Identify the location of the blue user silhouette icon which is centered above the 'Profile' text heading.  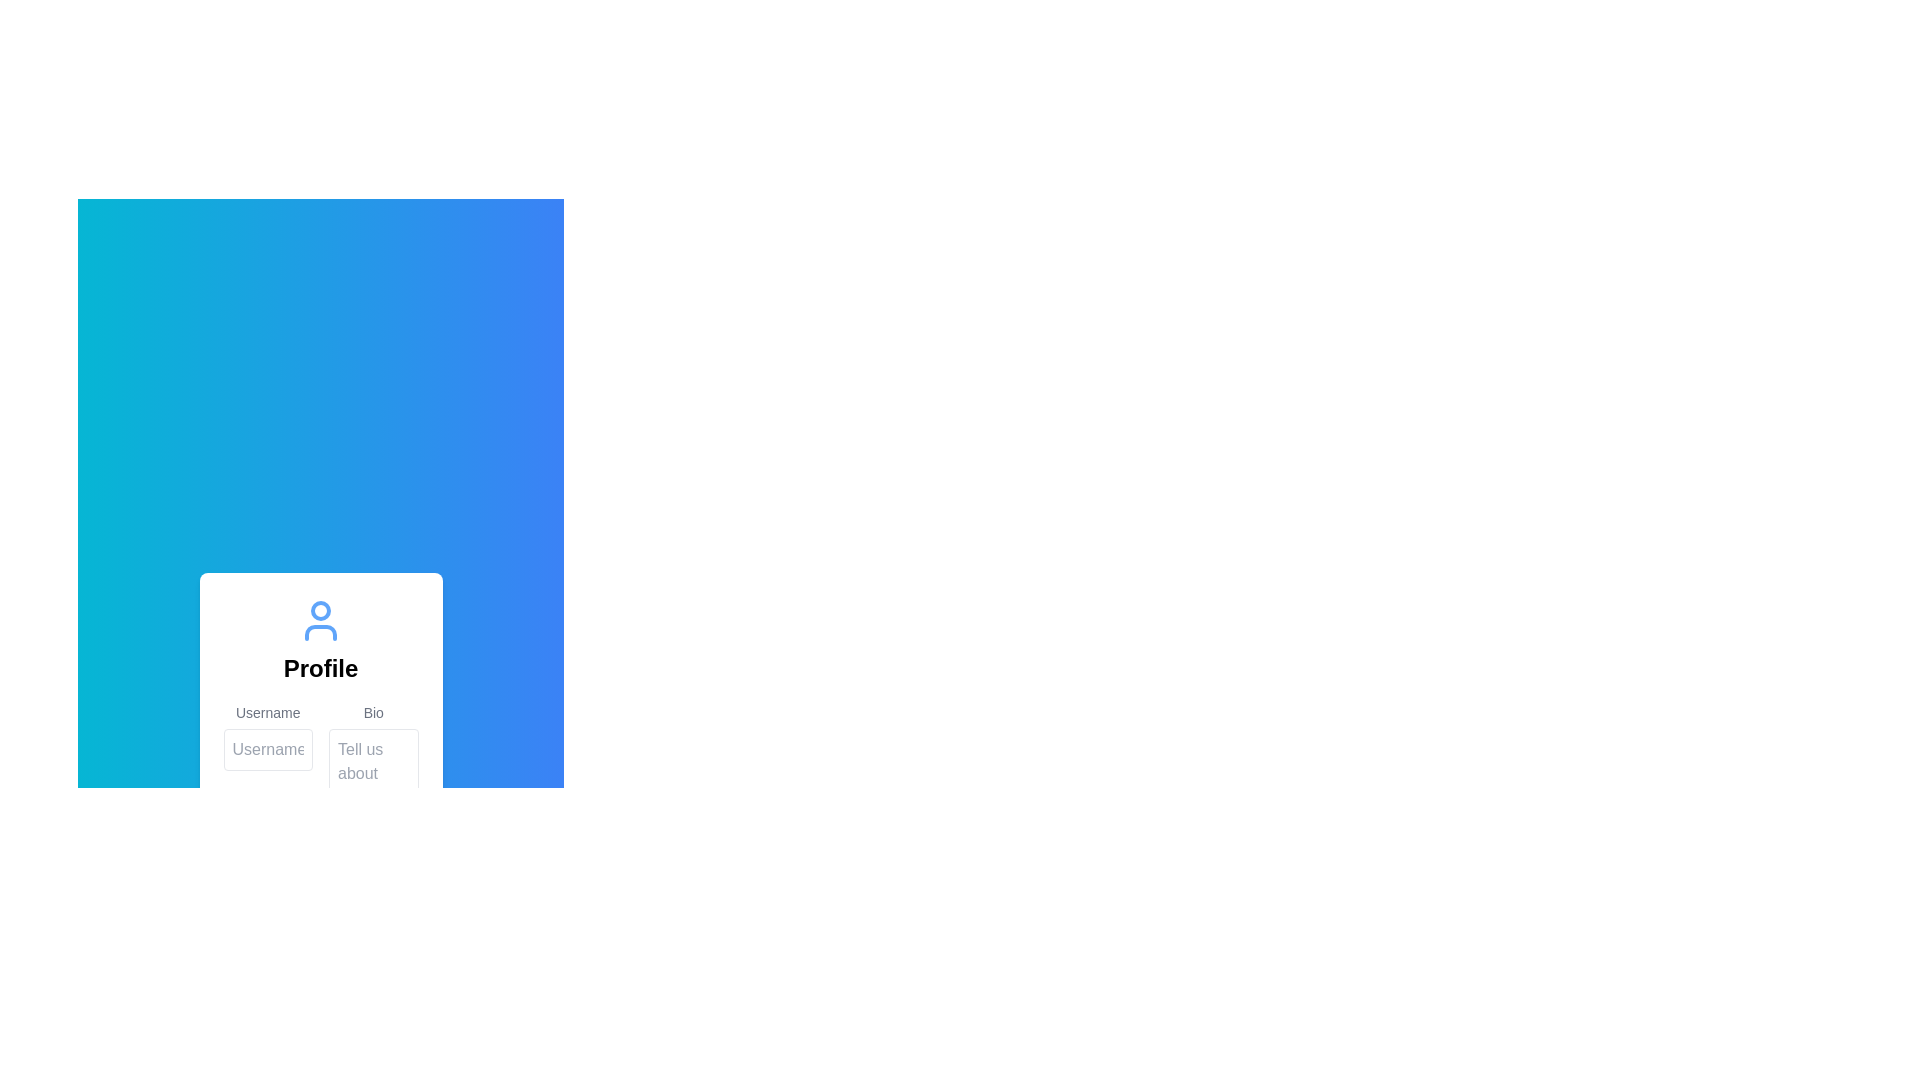
(321, 619).